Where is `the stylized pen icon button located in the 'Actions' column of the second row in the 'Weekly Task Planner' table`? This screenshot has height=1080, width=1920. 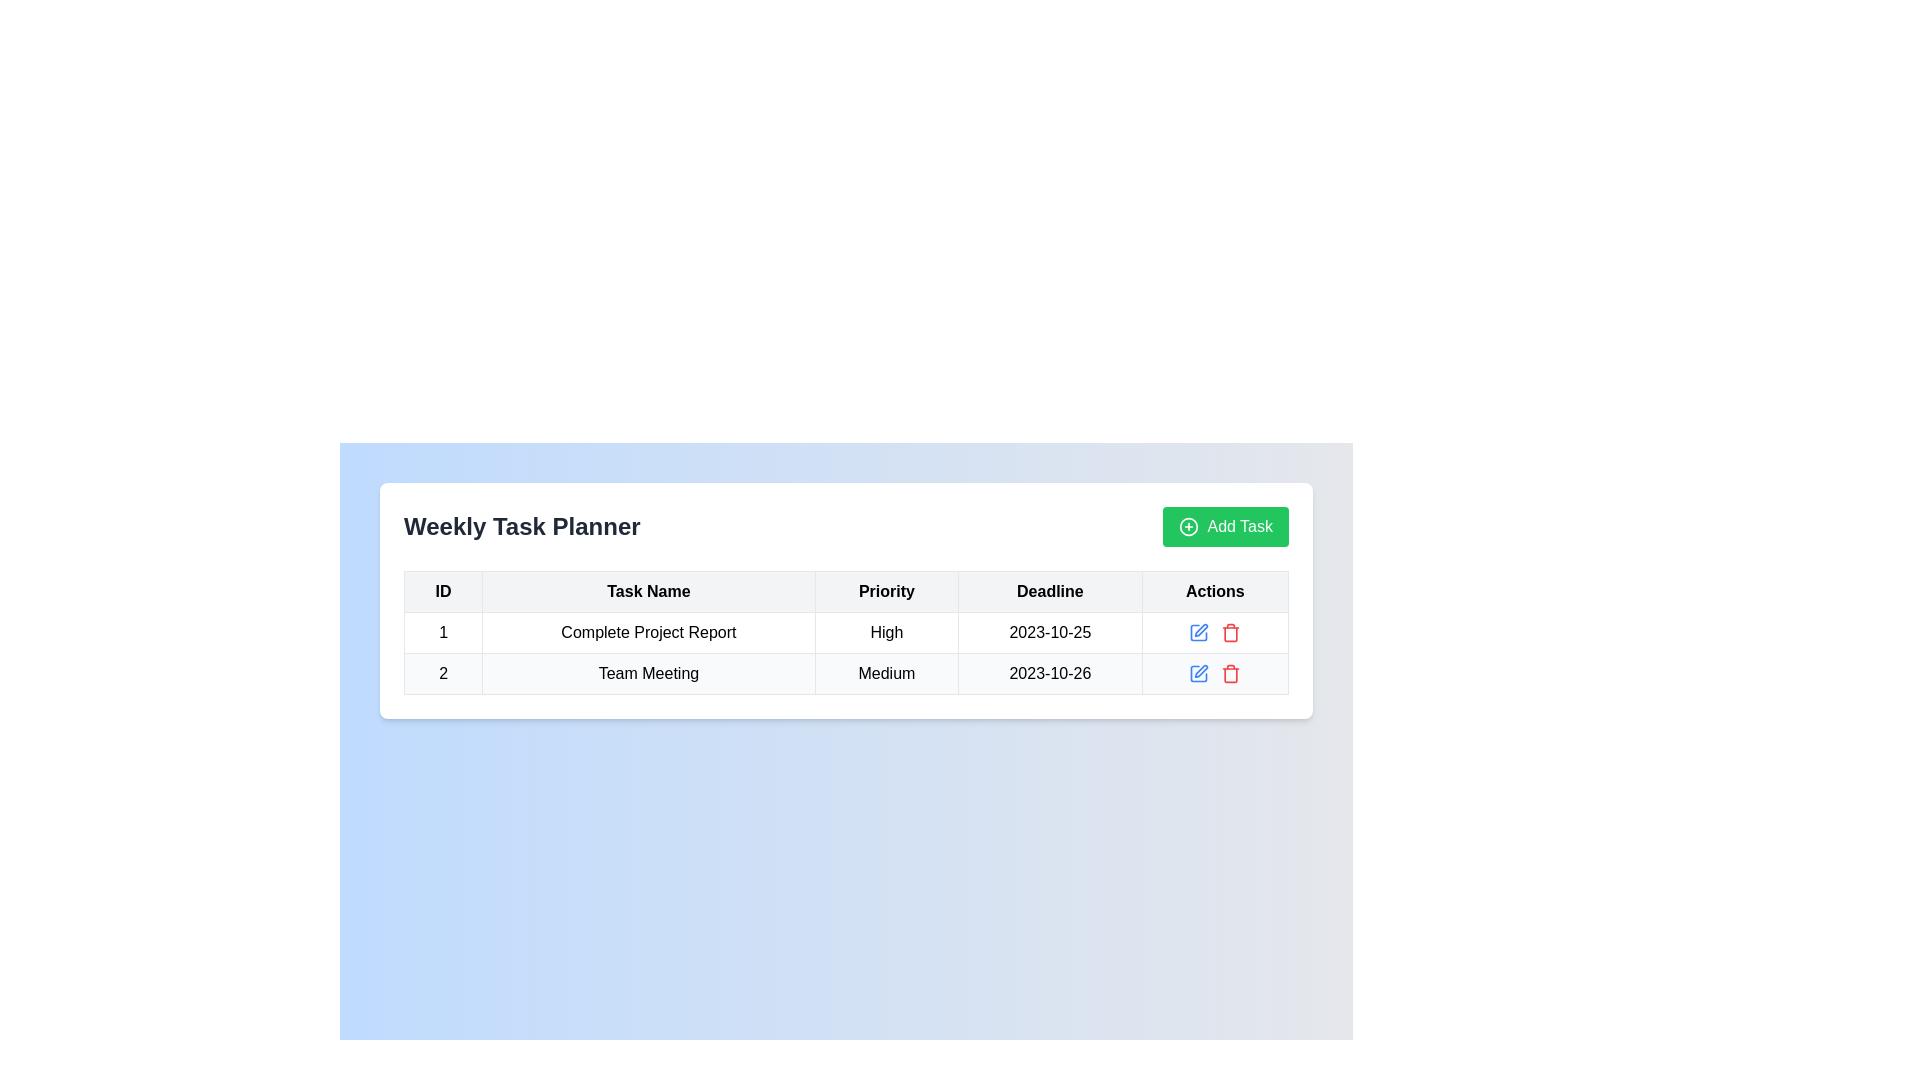 the stylized pen icon button located in the 'Actions' column of the second row in the 'Weekly Task Planner' table is located at coordinates (1200, 630).